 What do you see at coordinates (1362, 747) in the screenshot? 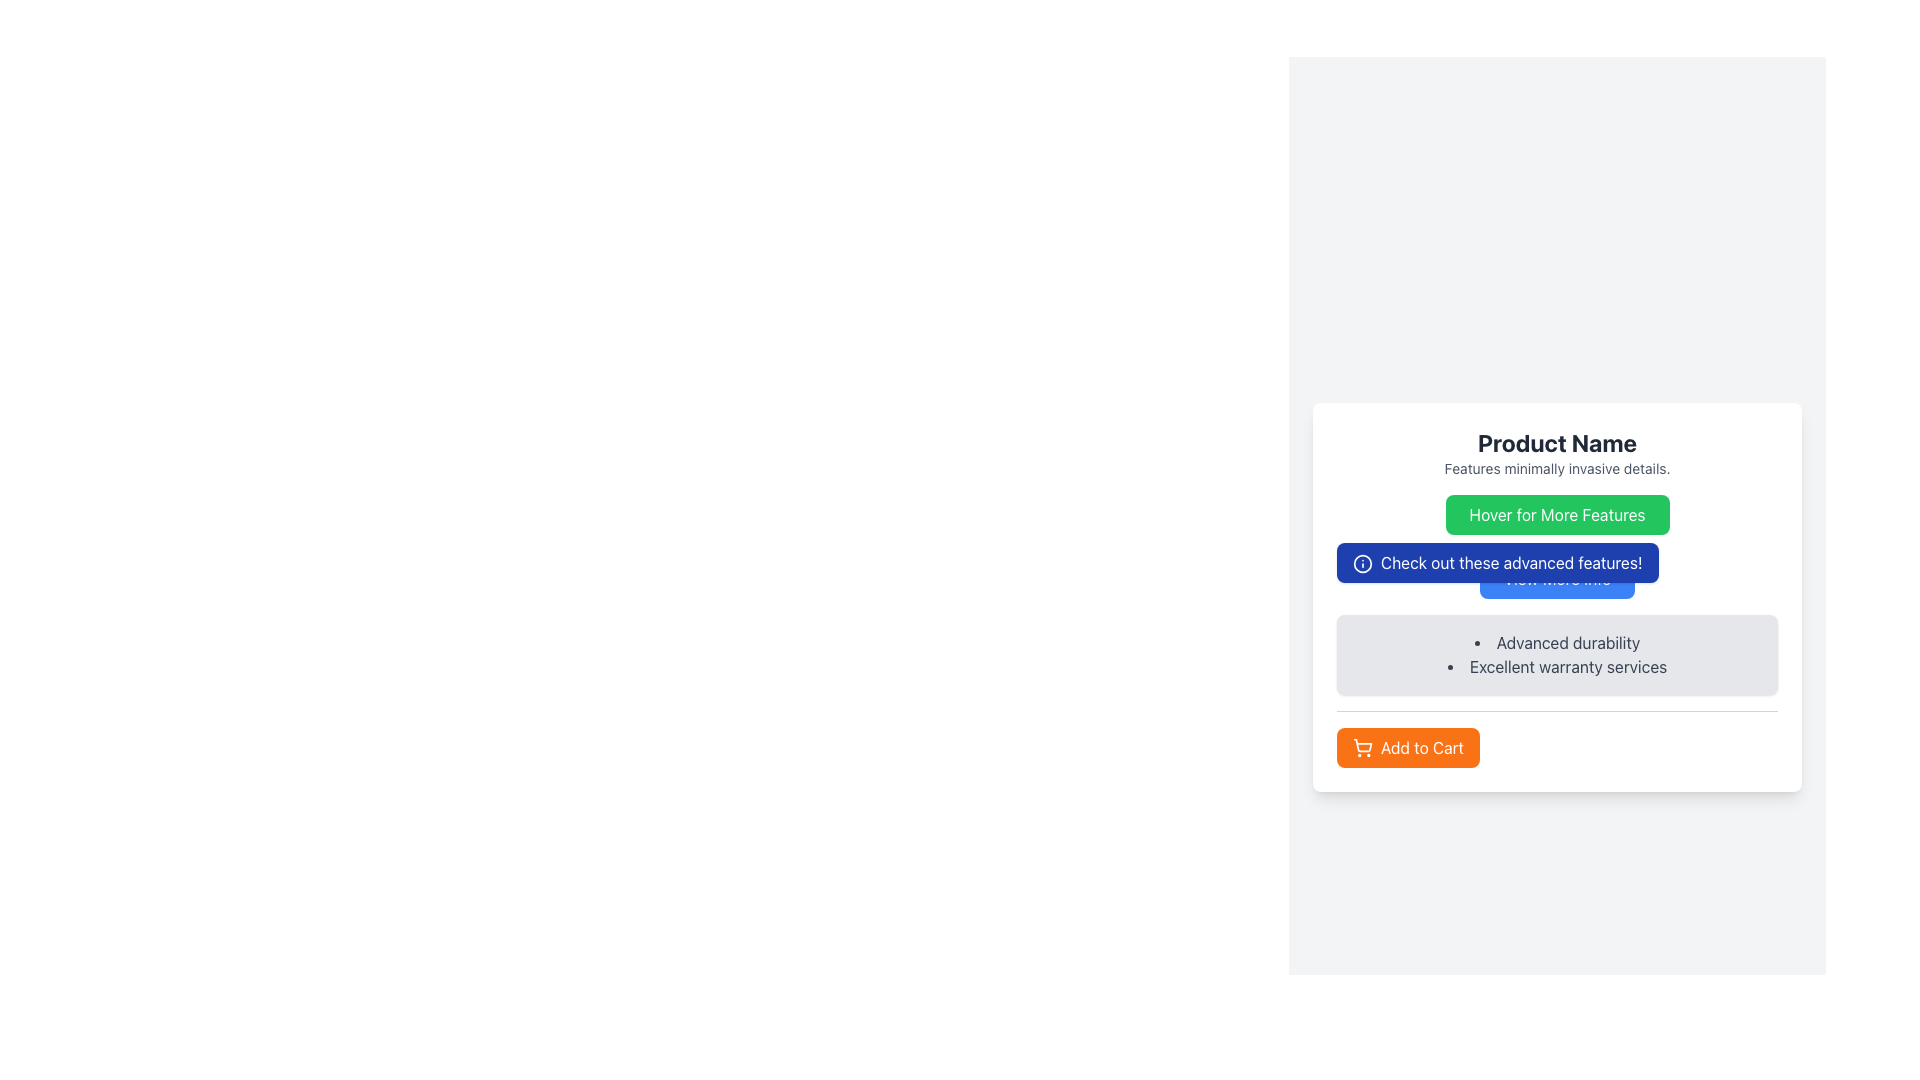
I see `the shopping cart icon embedded within the 'Add to Cart' button, which is styled in white against an orange background and located at the bottom of the interface` at bounding box center [1362, 747].